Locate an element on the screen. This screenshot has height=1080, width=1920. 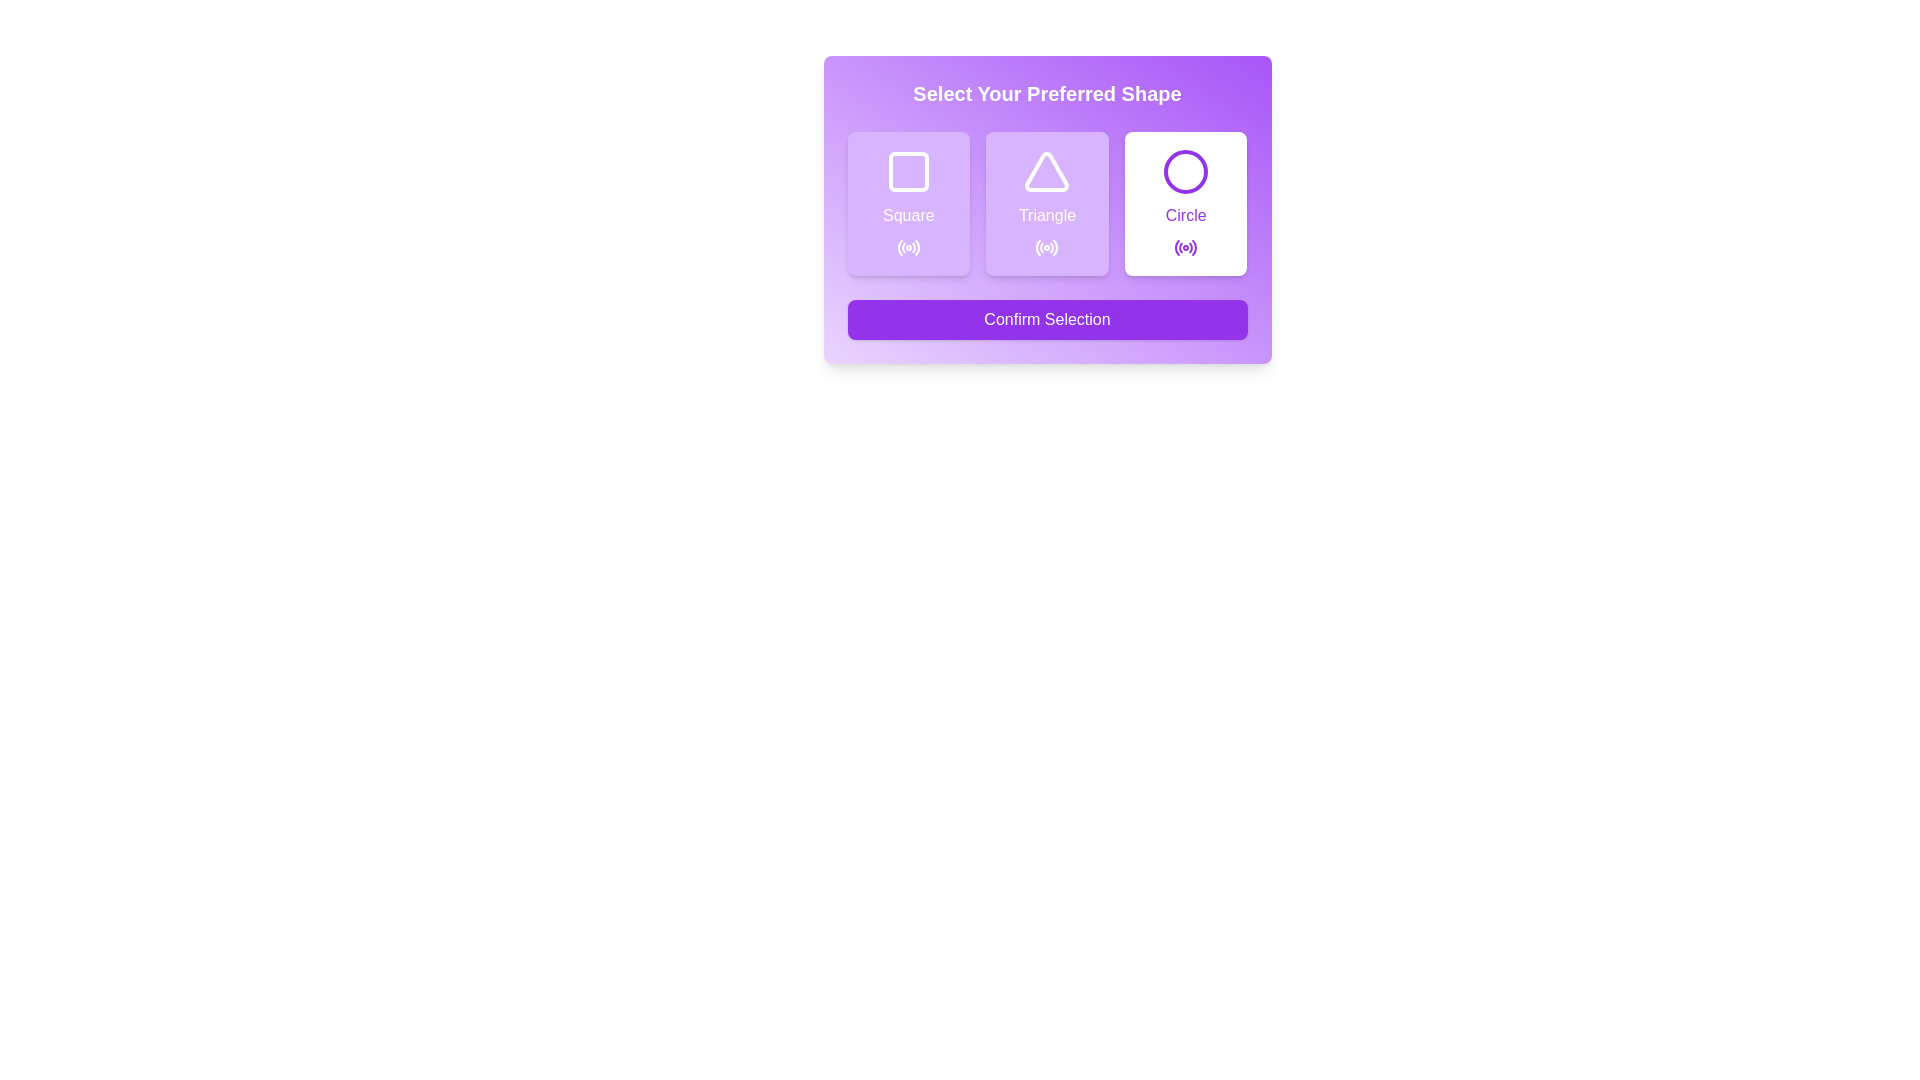
the confirmation button located at the bottom of the shape selection interface, which is centrally aligned beneath the 'Square', 'Triangle', and 'Circle' buttons to finalize the user's shape selection is located at coordinates (1046, 319).